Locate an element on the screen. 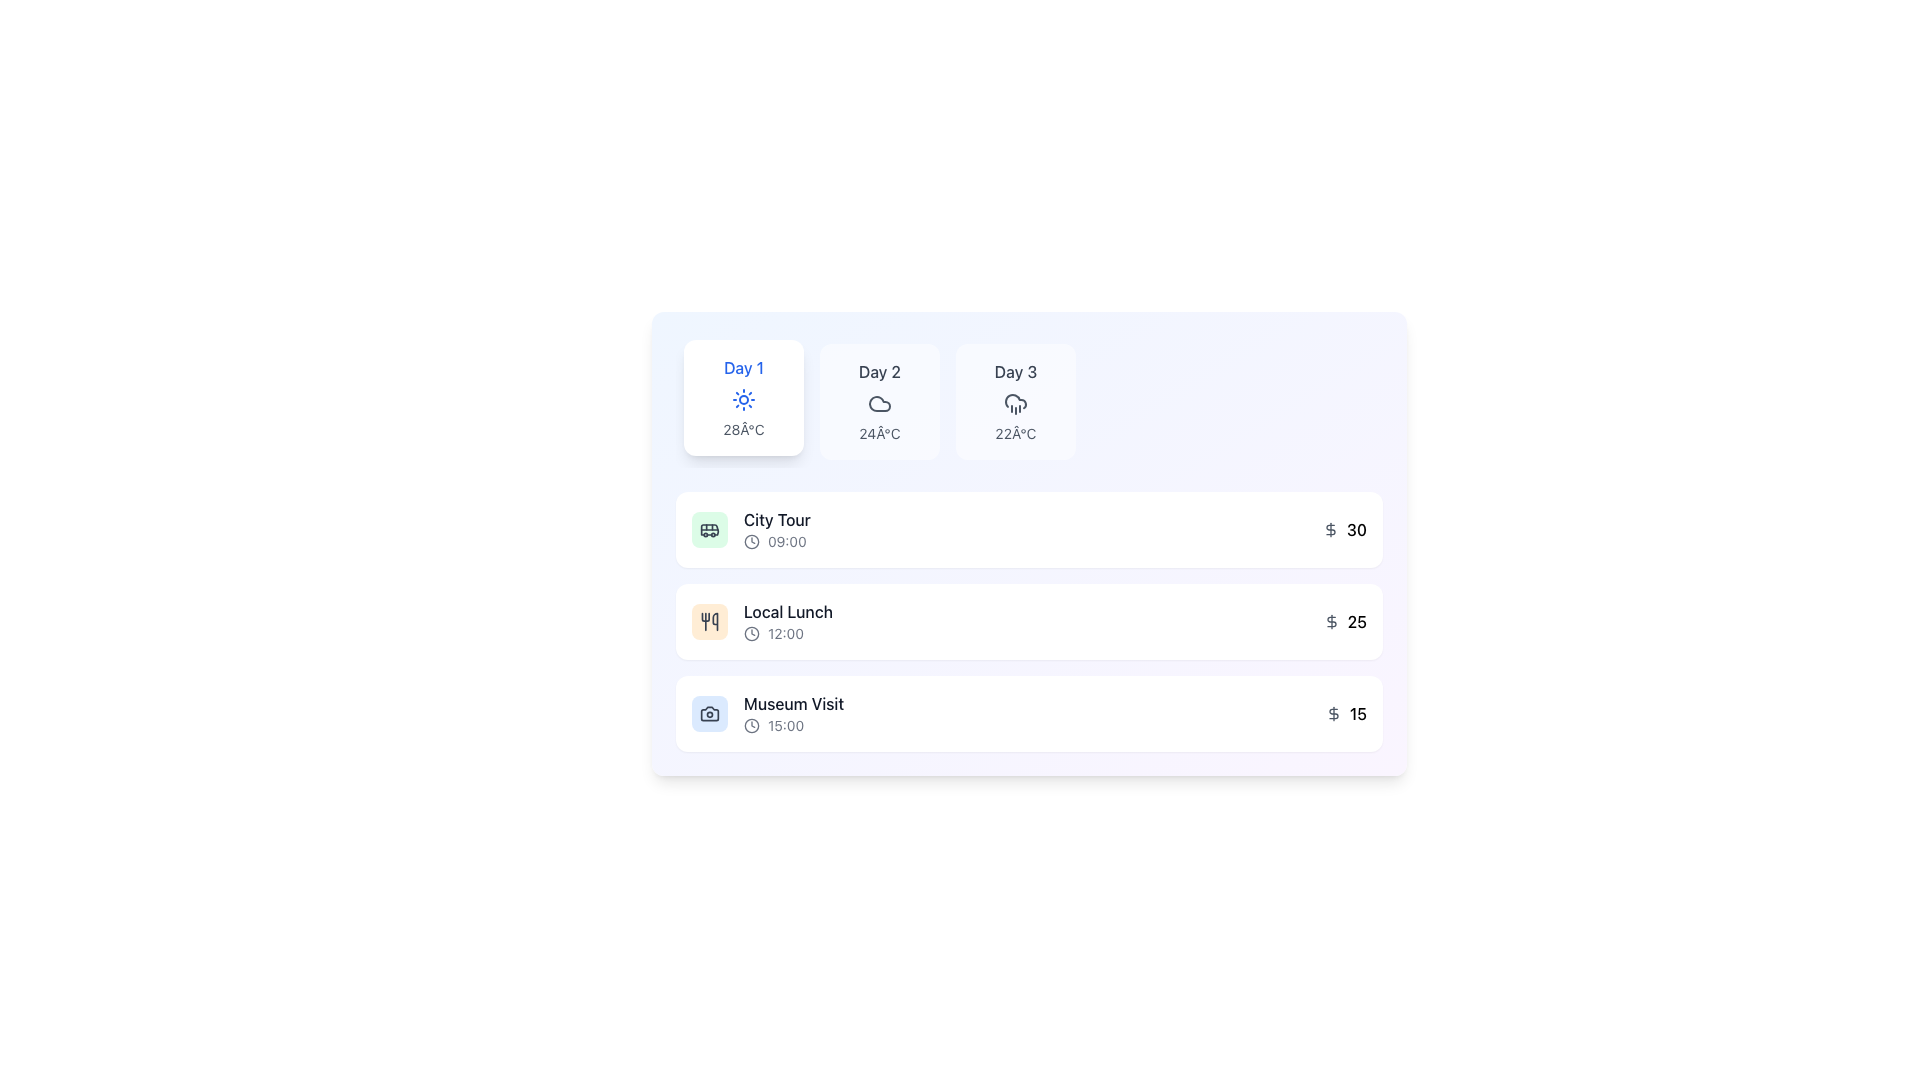  the timestamp element reading '15:00' with a clock icon, located in the bottom right corner of the 'Museum Visit' list item is located at coordinates (793, 725).